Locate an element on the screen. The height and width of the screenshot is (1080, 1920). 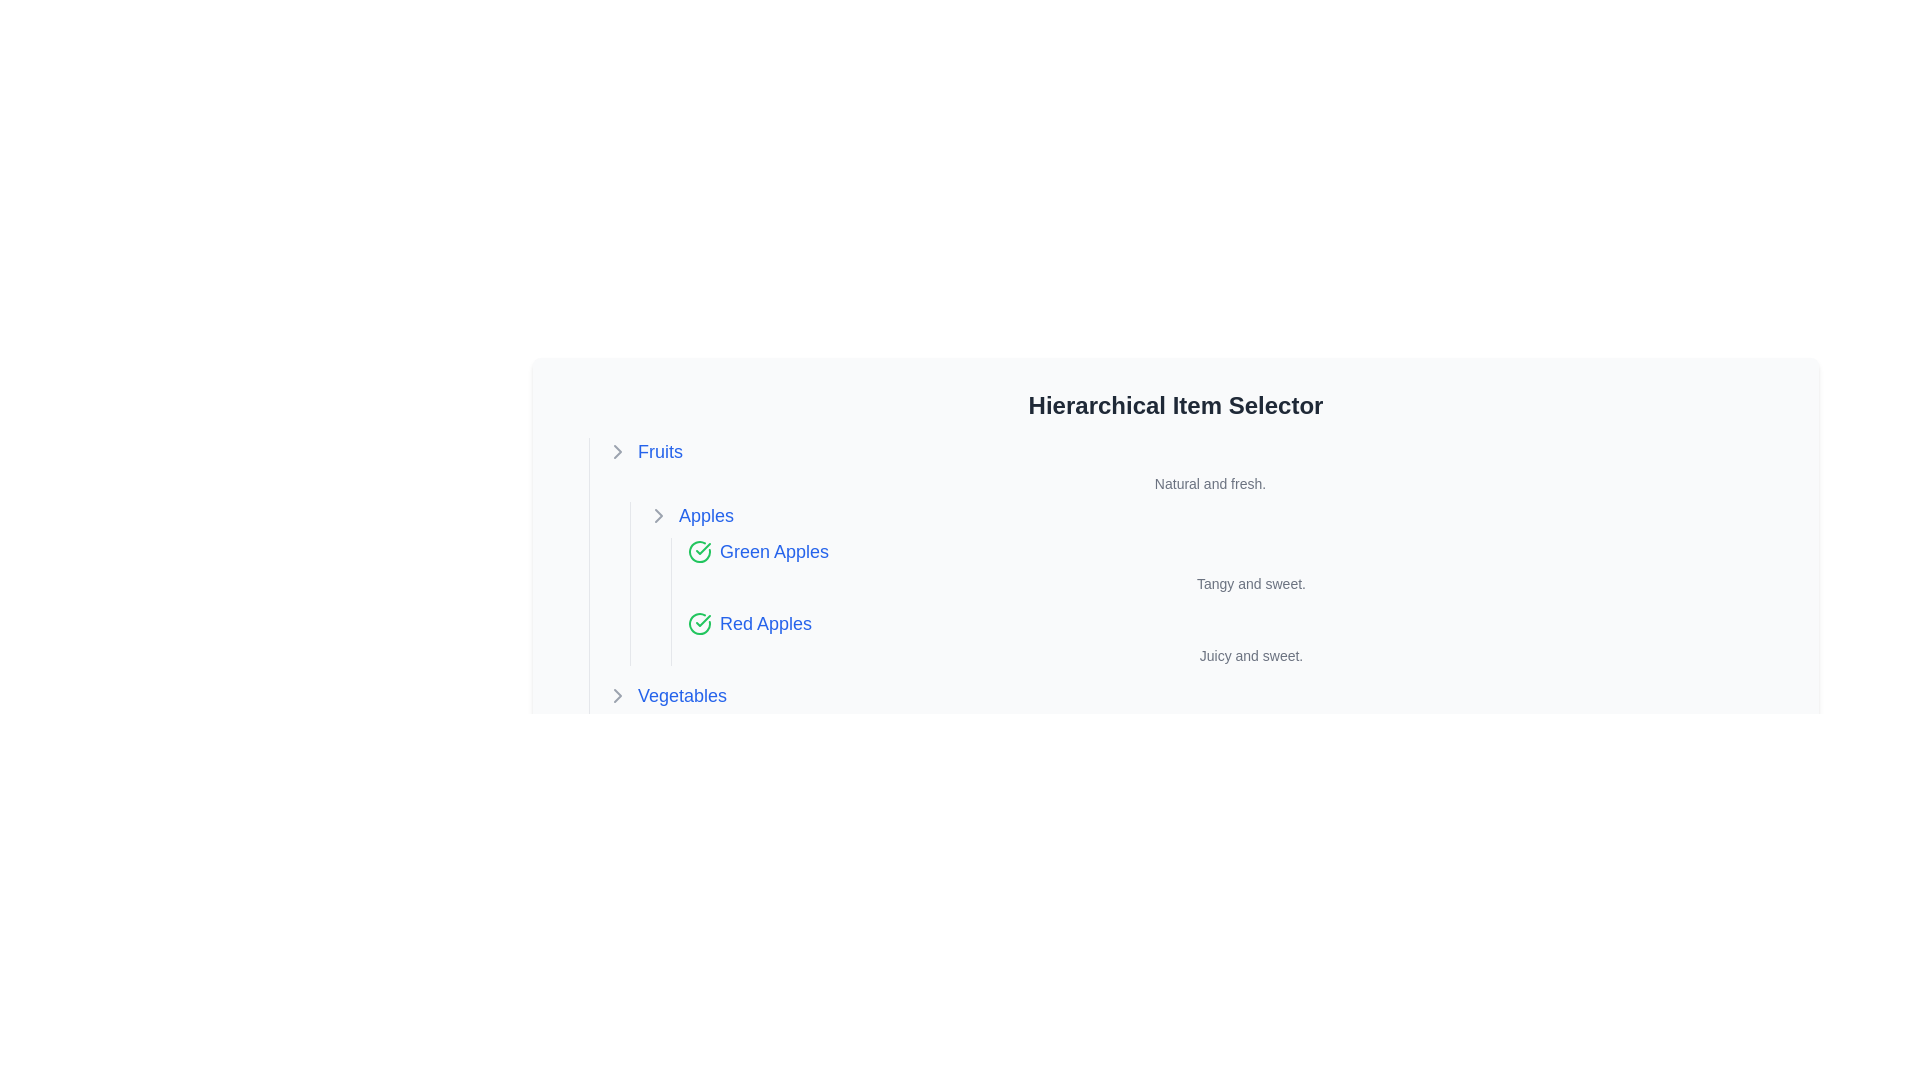
the green circle icon with a checkmark, which indicates confirmation or selection, located to the left of the text 'Green Apples' is located at coordinates (700, 551).